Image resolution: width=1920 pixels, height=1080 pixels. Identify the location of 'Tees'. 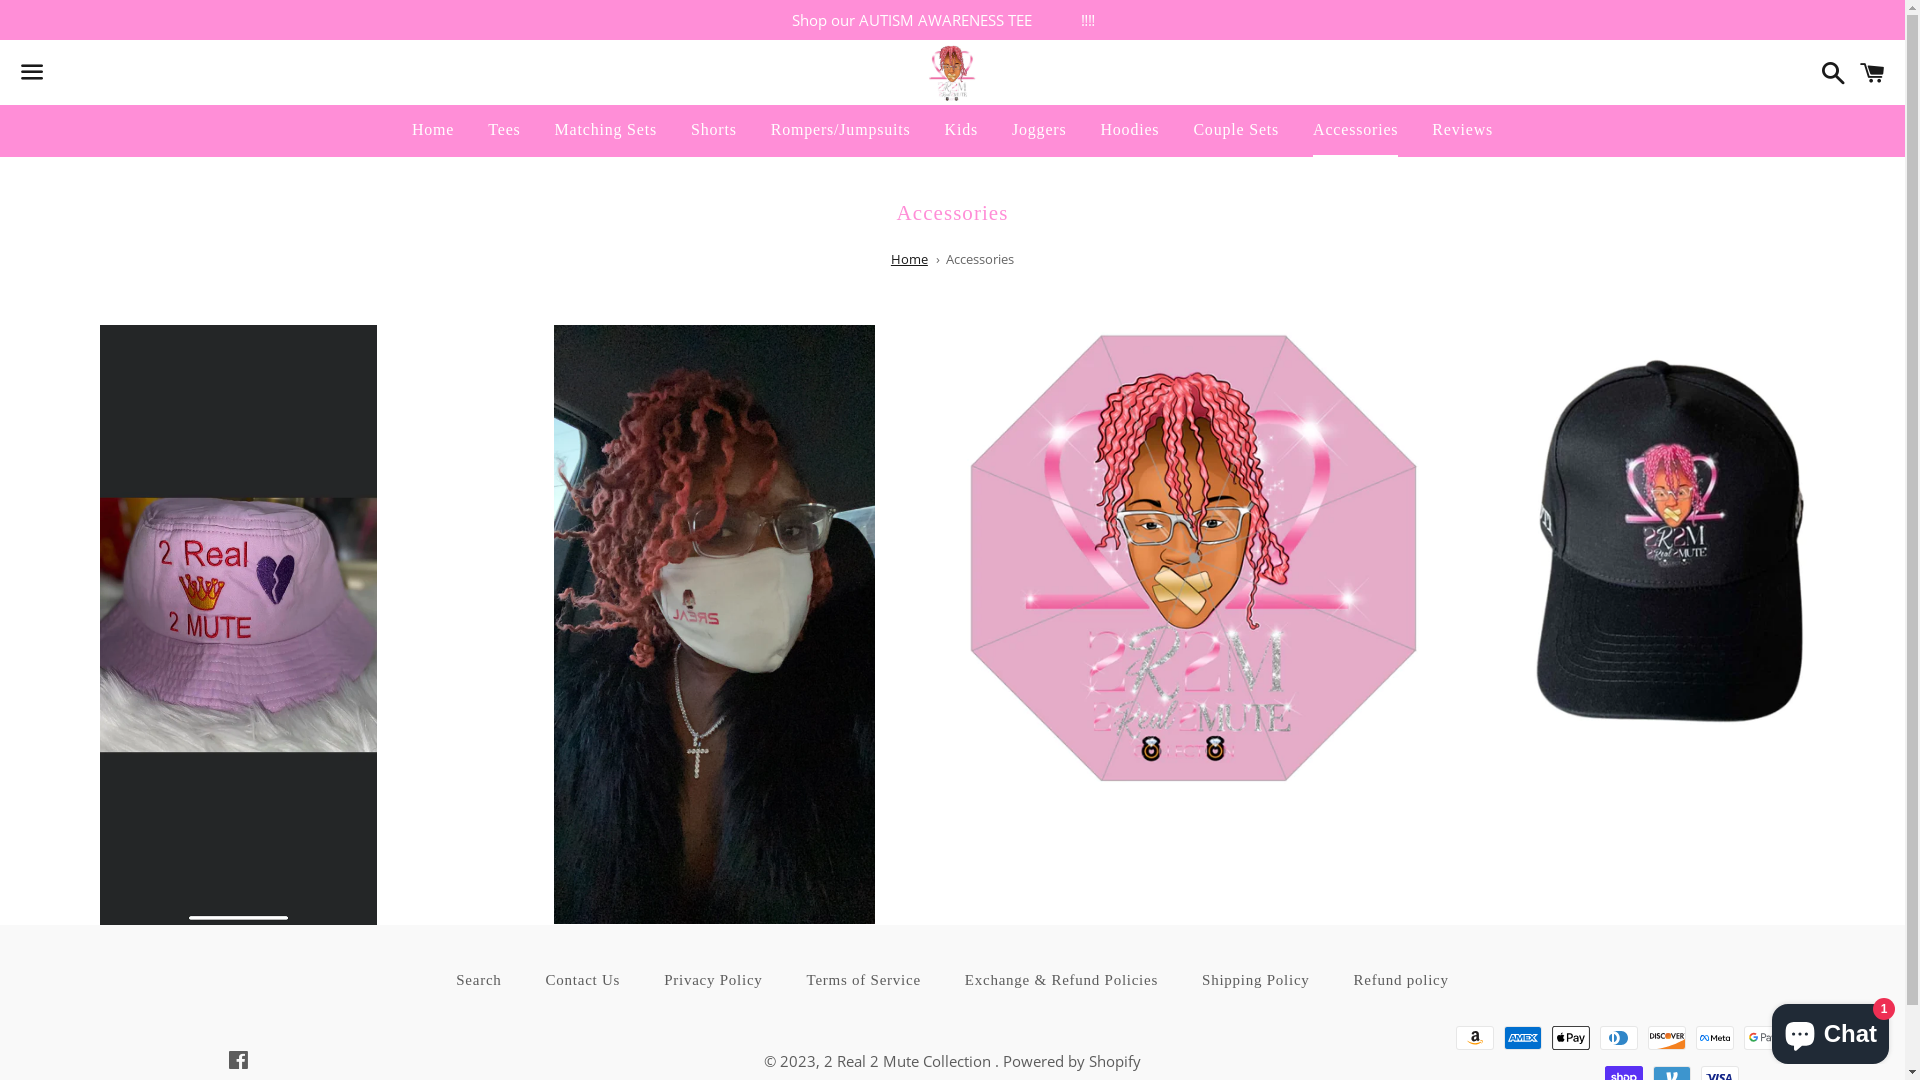
(472, 130).